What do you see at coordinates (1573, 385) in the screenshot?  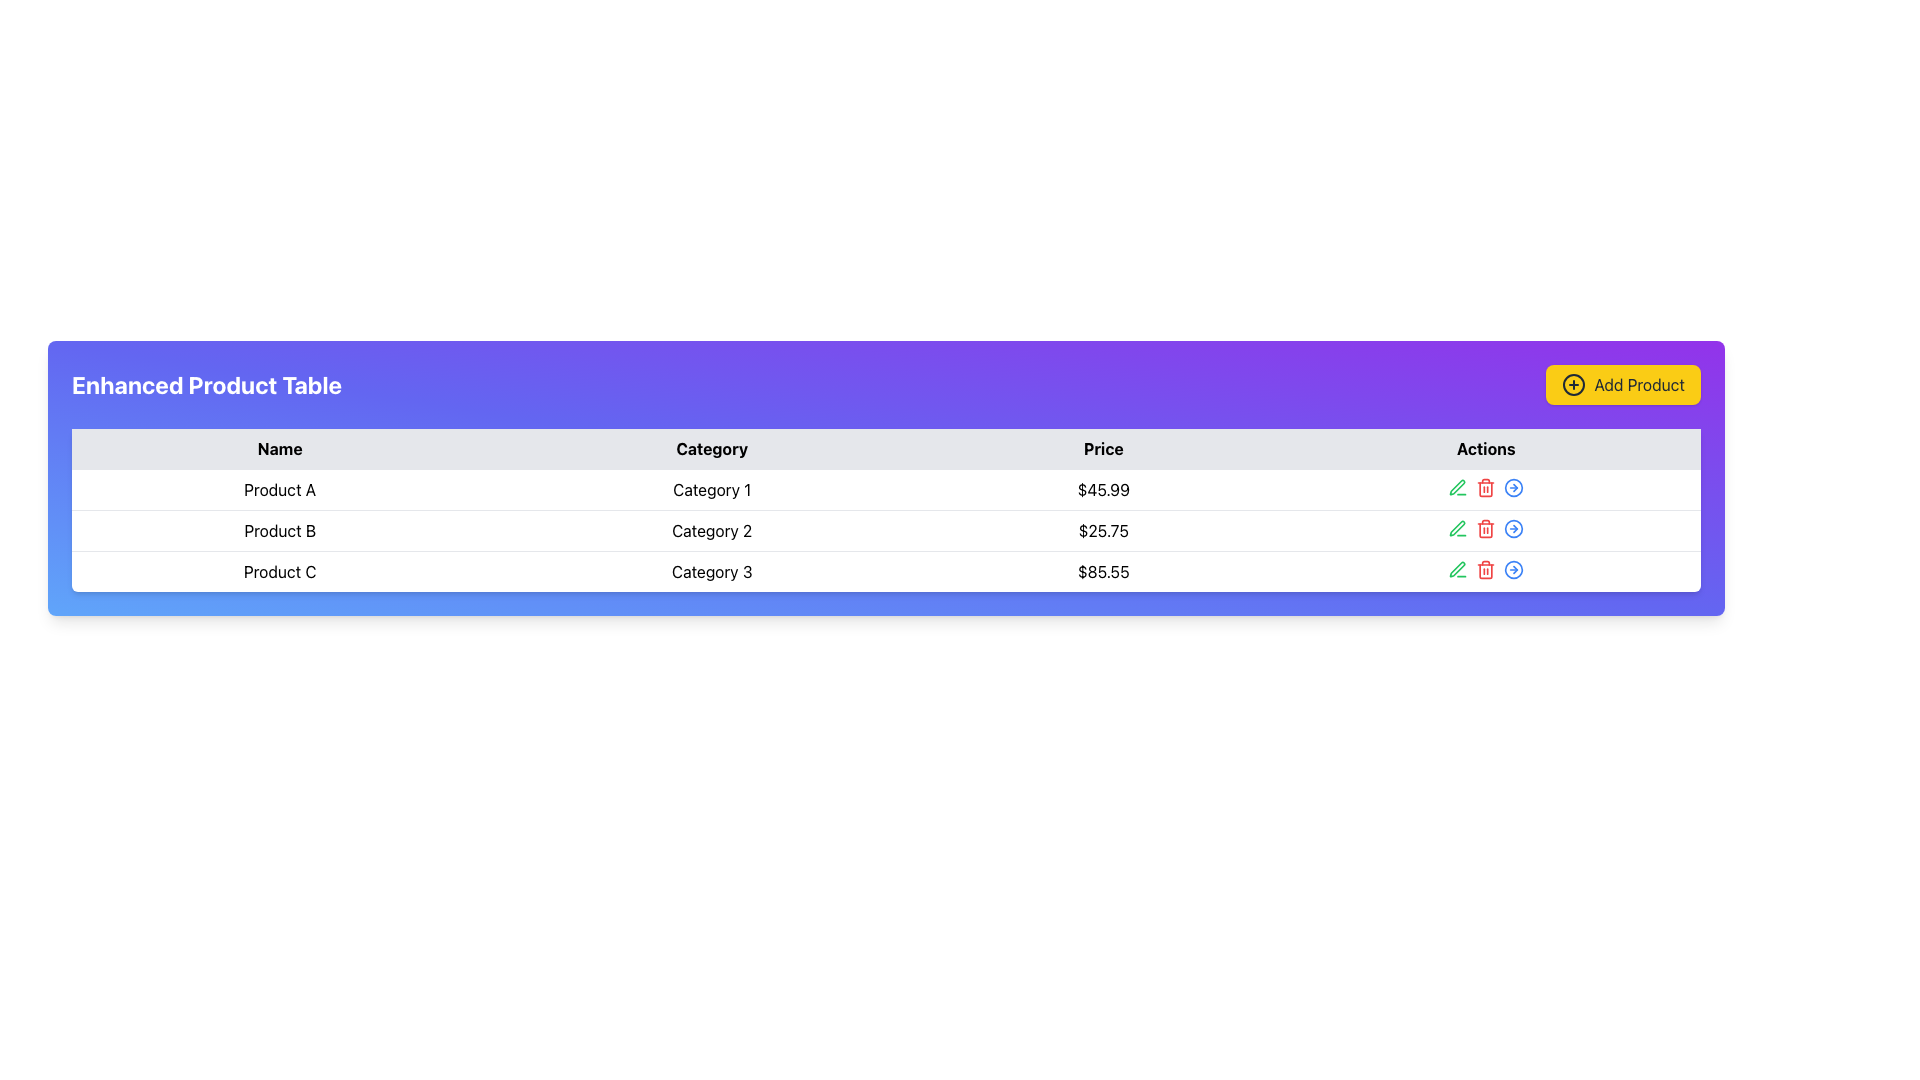 I see `the SVG icon for adding items, located inside the yellow 'Add Product' button in the top-right corner of the interface` at bounding box center [1573, 385].